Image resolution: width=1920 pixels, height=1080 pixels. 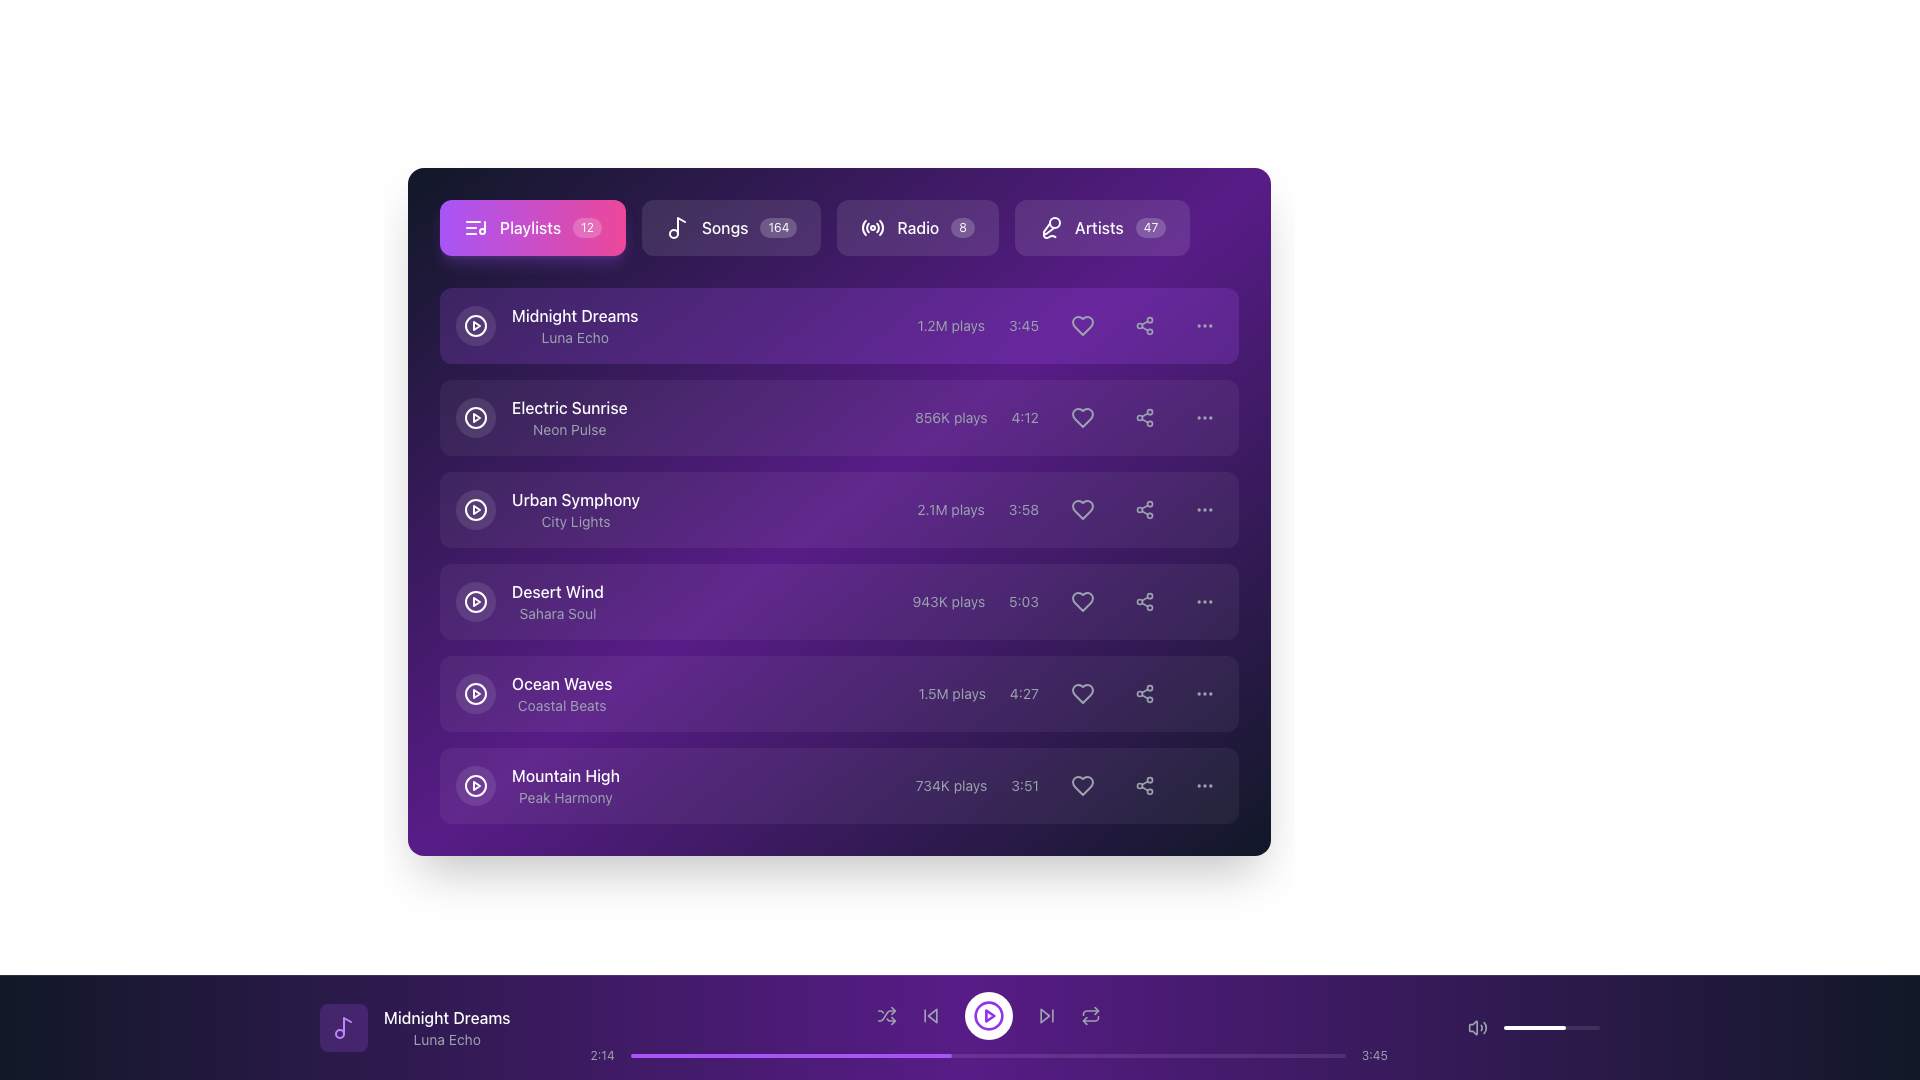 What do you see at coordinates (1203, 785) in the screenshot?
I see `the circular button with three horizontally aligned white dots on a dark background, located at the far right end of the 'Mountain High' row` at bounding box center [1203, 785].